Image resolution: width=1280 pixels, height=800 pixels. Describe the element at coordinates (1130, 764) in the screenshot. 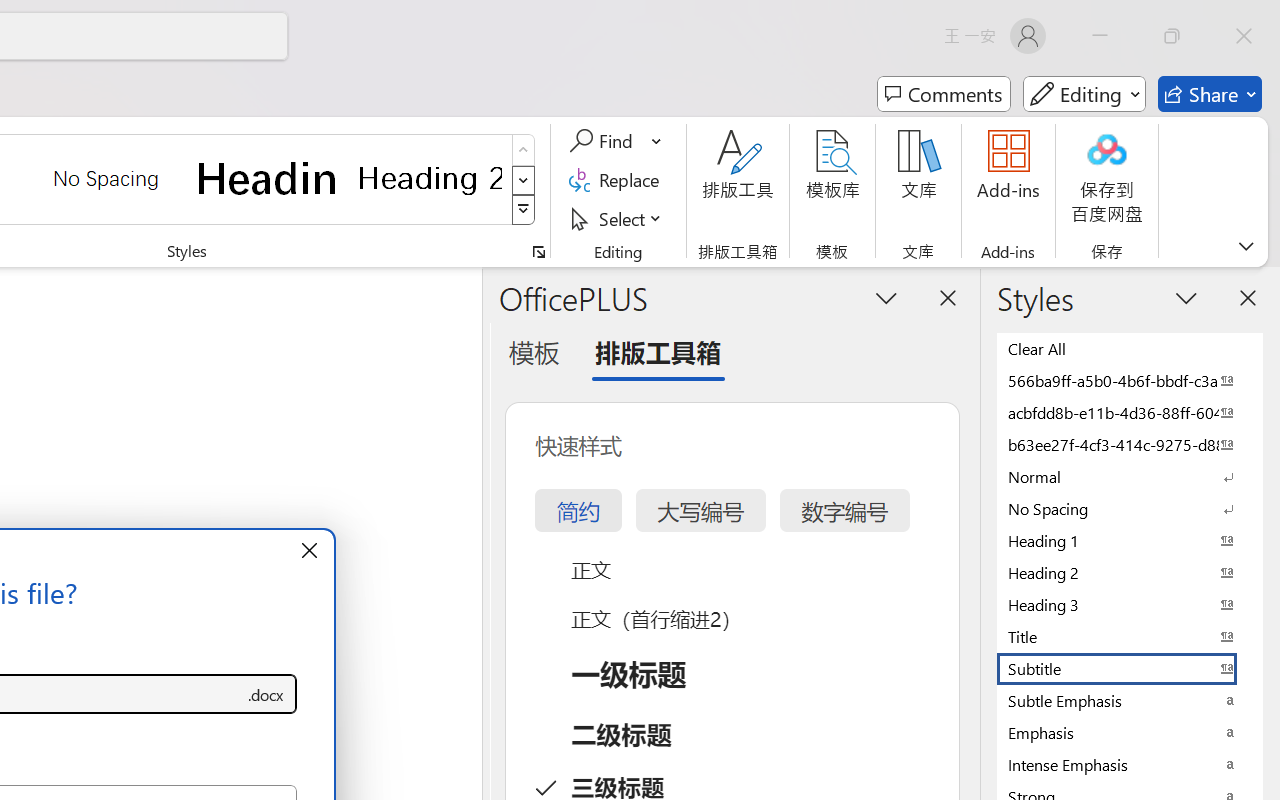

I see `'Intense Emphasis'` at that location.